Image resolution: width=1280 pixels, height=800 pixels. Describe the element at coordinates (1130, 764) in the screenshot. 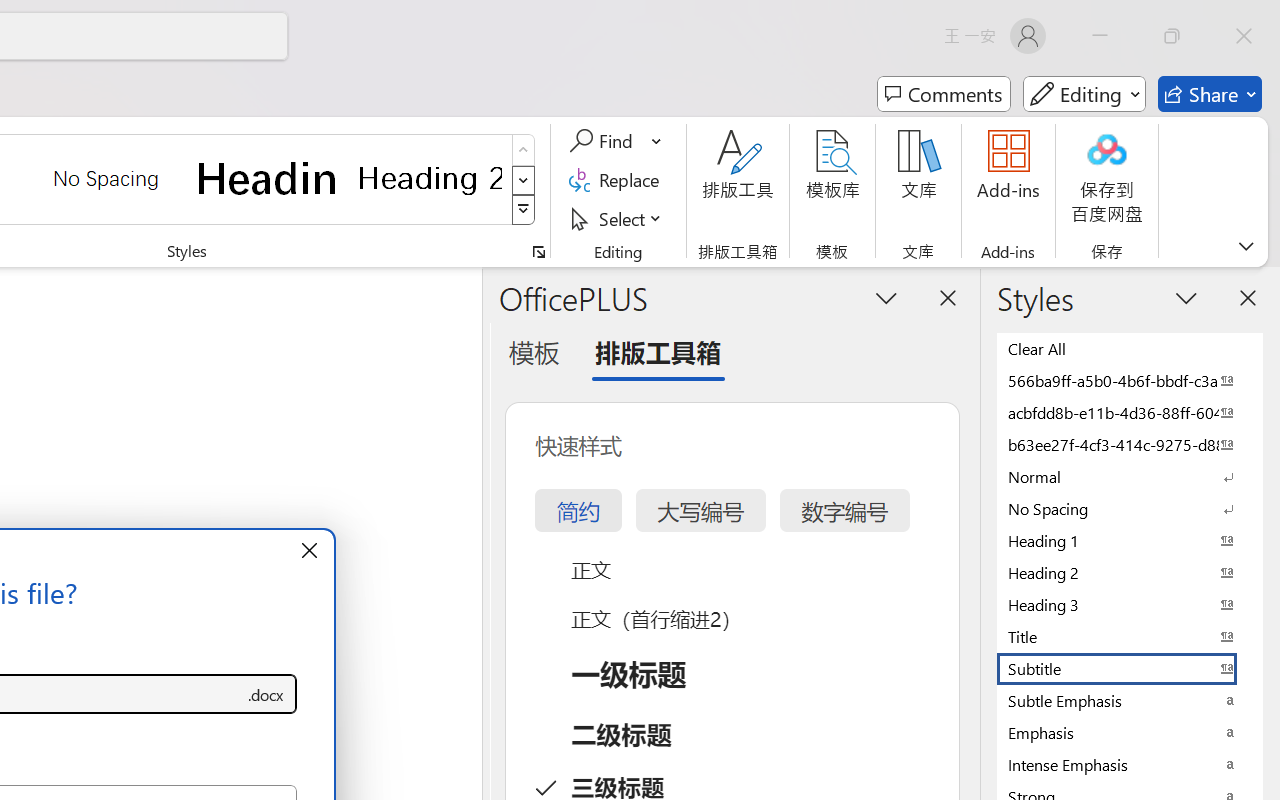

I see `'Intense Emphasis'` at that location.